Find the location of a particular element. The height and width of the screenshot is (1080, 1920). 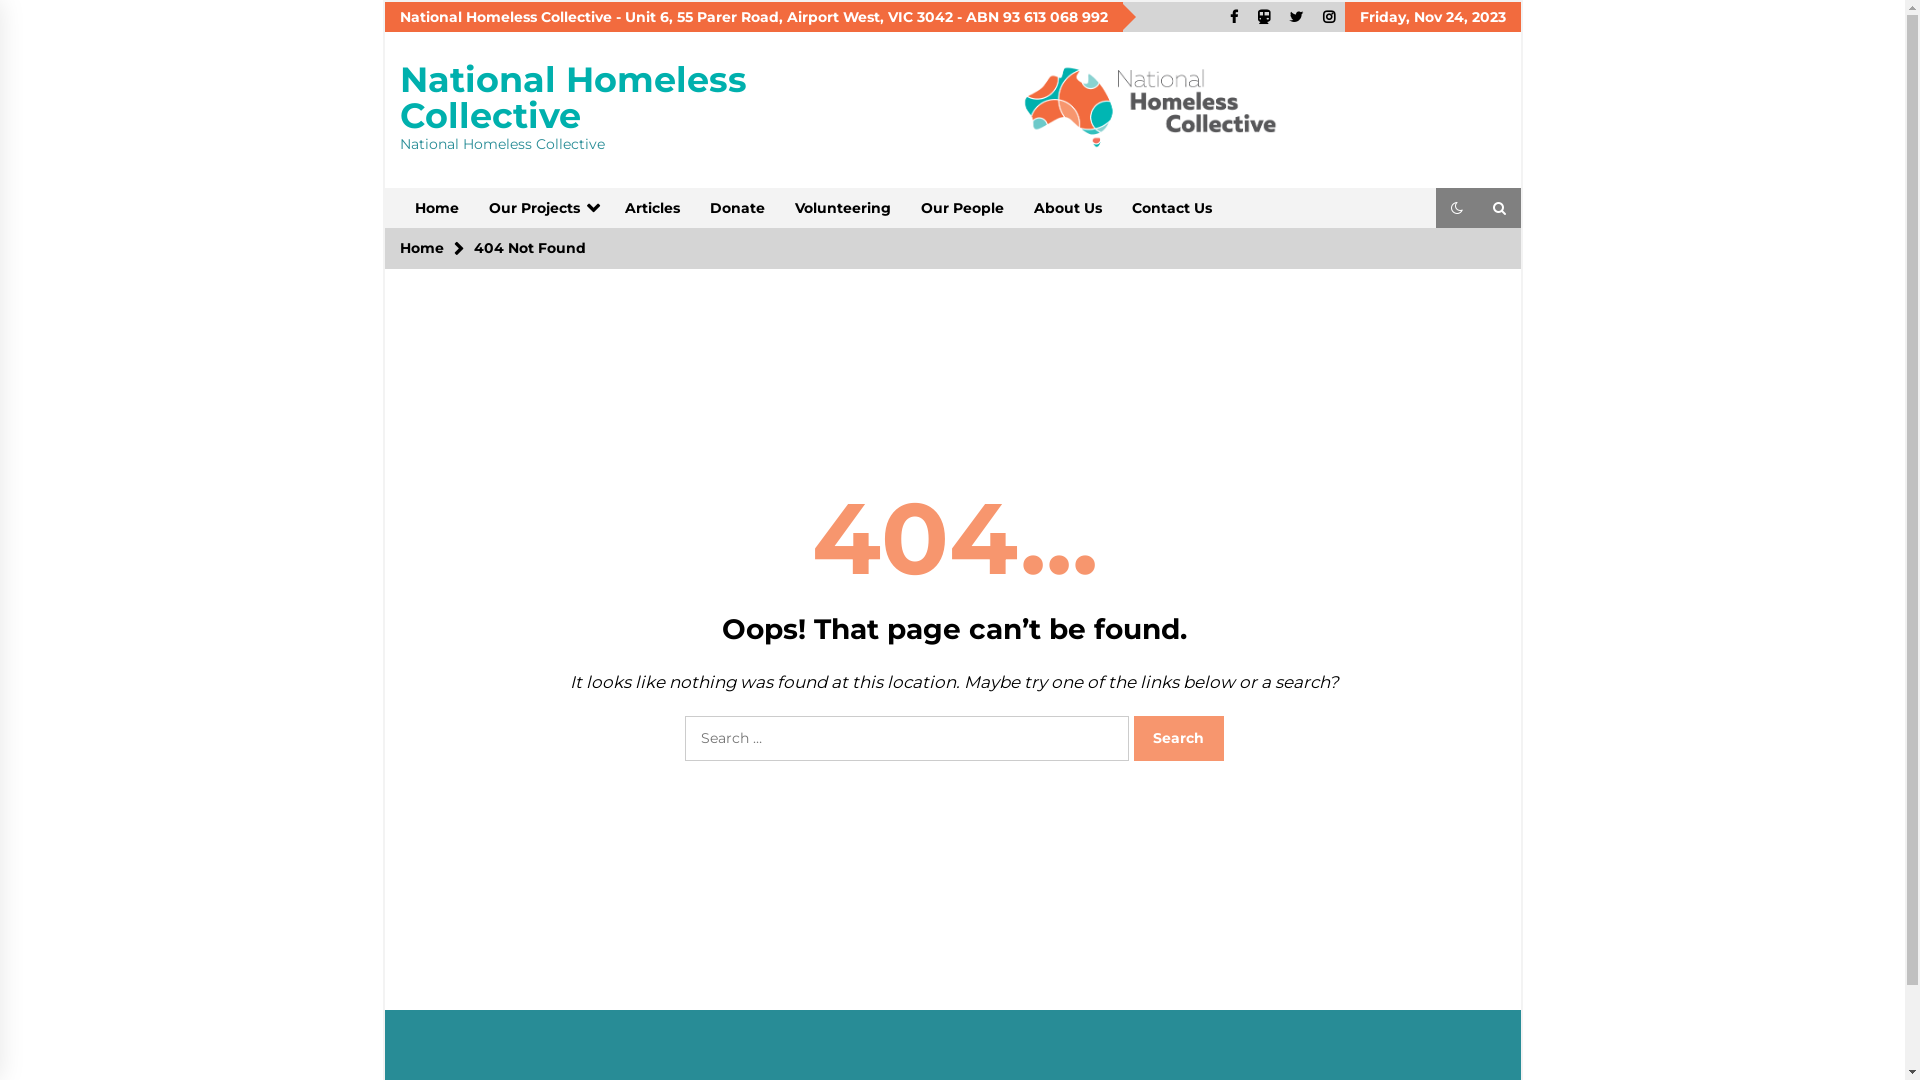

'404 Not Found' is located at coordinates (529, 246).